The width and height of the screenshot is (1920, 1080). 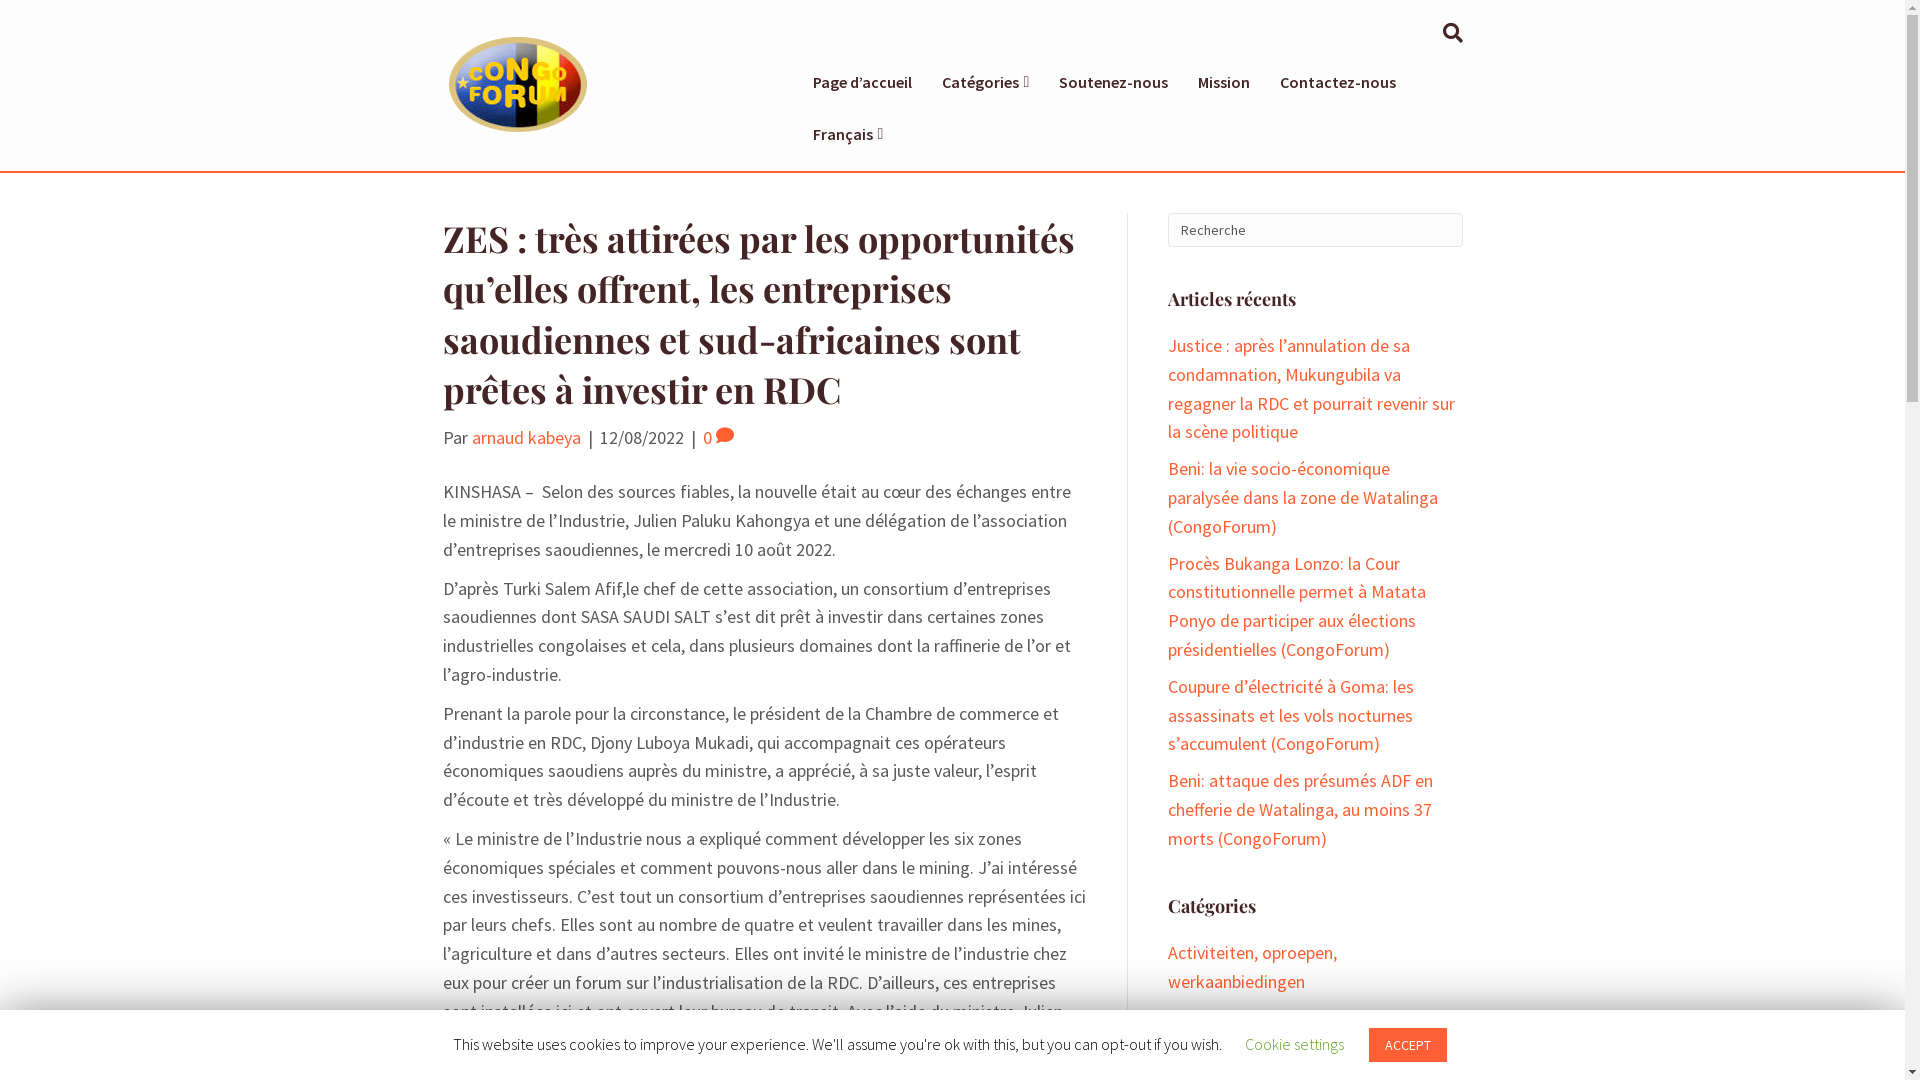 I want to click on 'Contactez-nous', so click(x=1338, y=80).